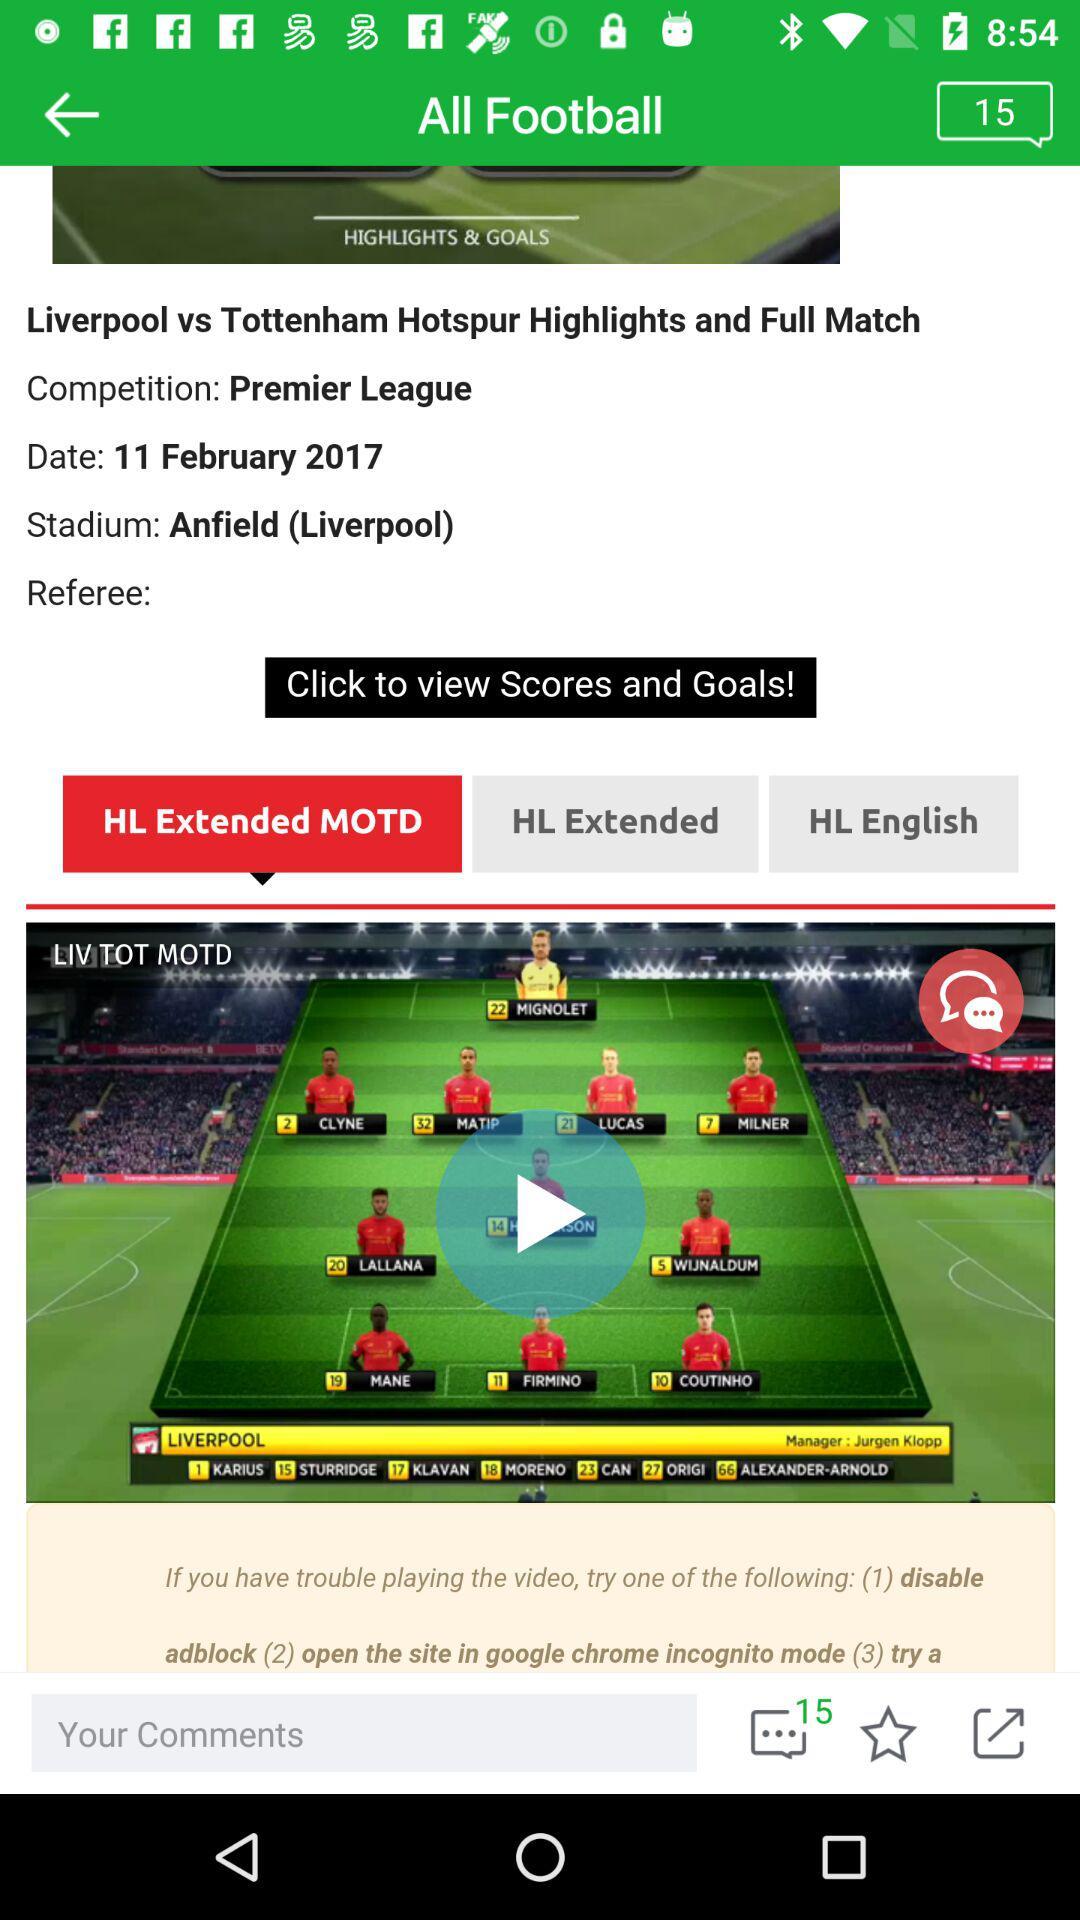 This screenshot has height=1920, width=1080. I want to click on the launch icon, so click(1011, 1732).